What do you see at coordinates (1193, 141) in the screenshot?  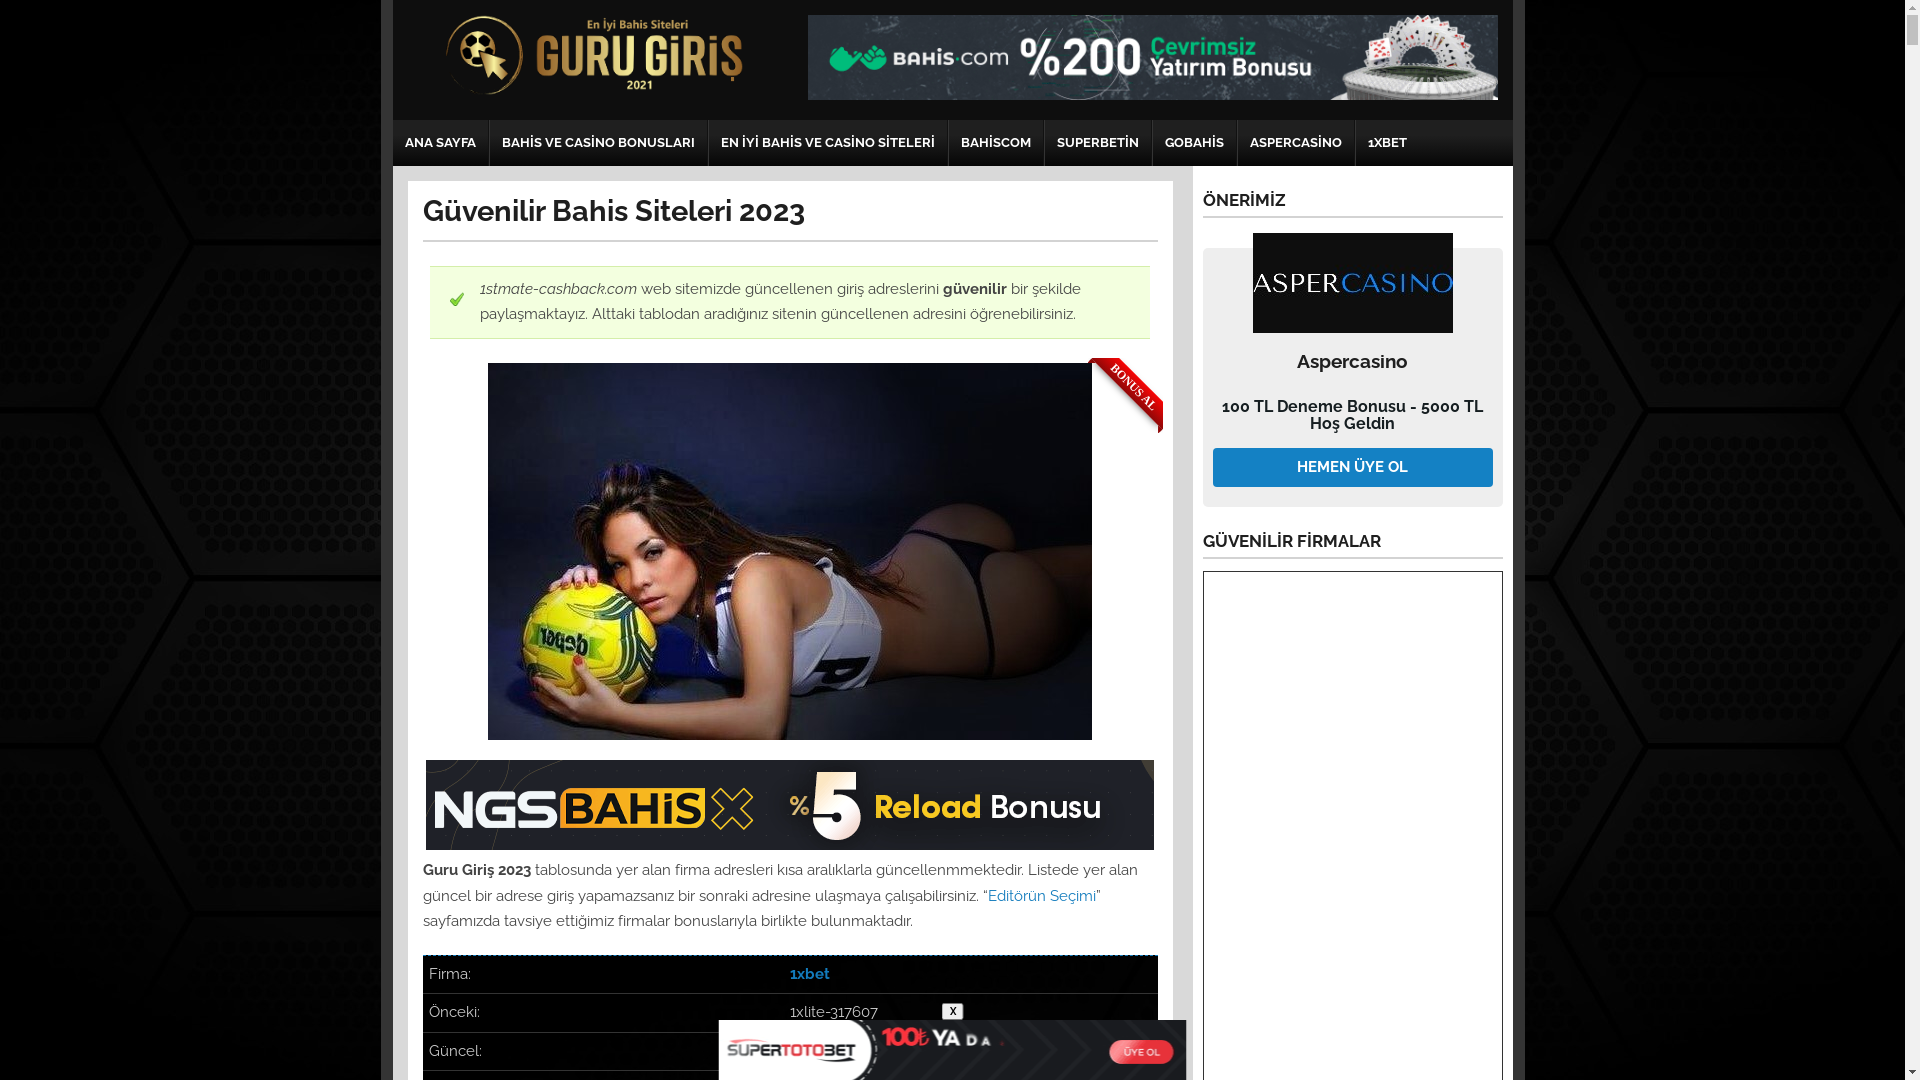 I see `'GOBAHIS'` at bounding box center [1193, 141].